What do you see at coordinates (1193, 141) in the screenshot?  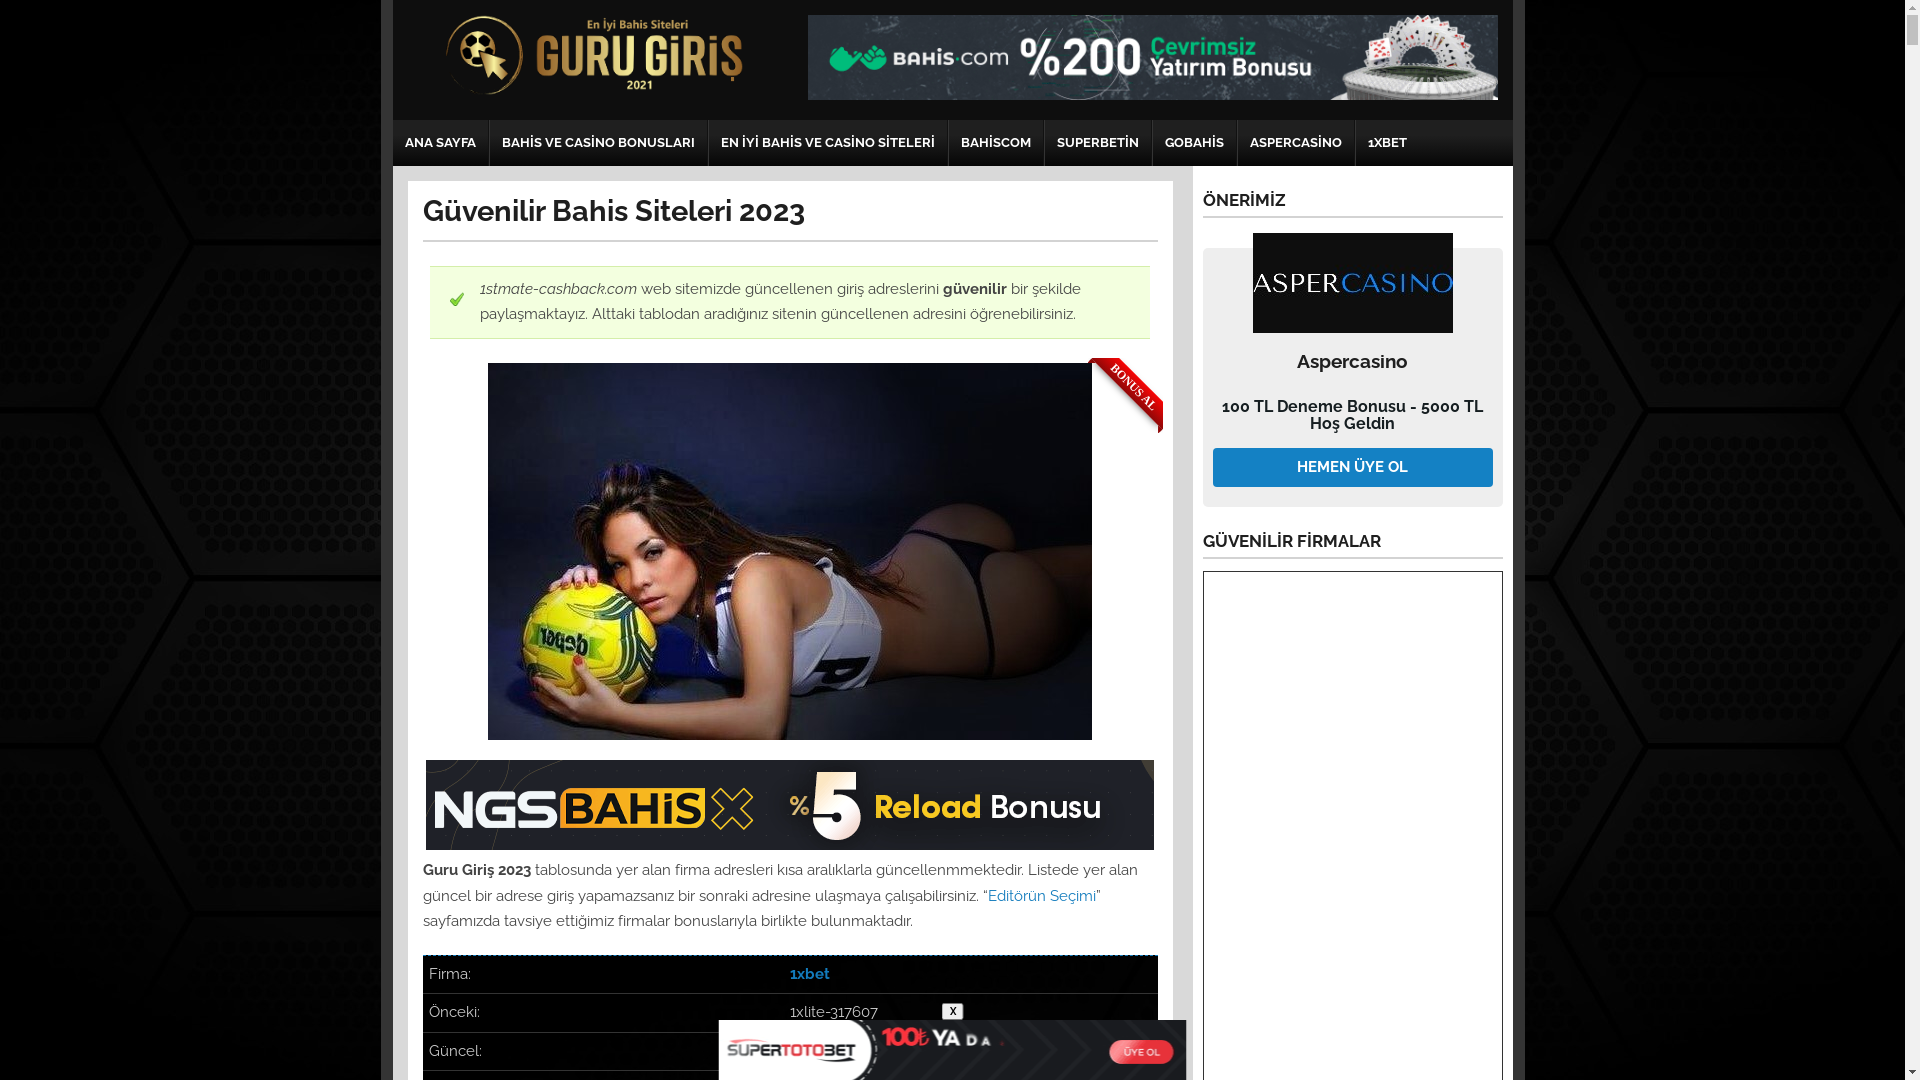 I see `'GOBAHIS'` at bounding box center [1193, 141].